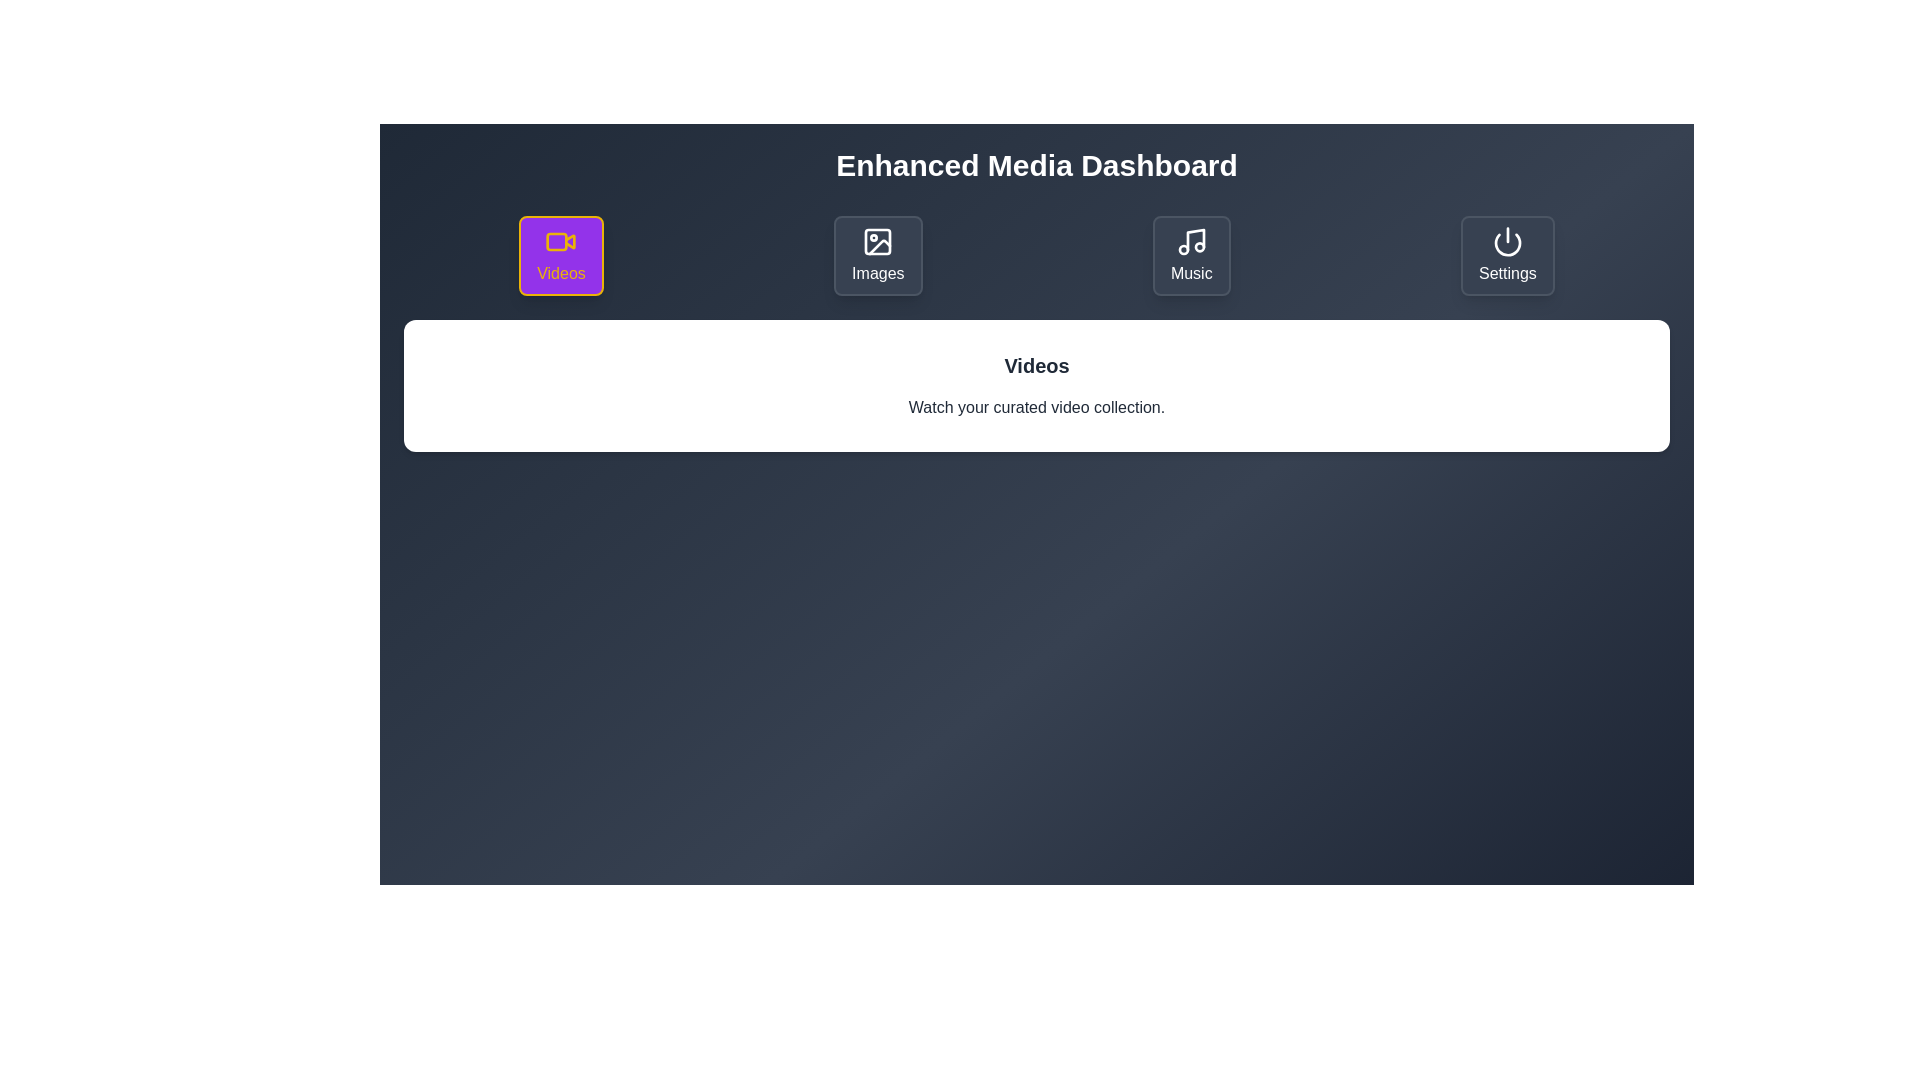 This screenshot has height=1080, width=1920. What do you see at coordinates (560, 254) in the screenshot?
I see `the Videos tab to switch to its content` at bounding box center [560, 254].